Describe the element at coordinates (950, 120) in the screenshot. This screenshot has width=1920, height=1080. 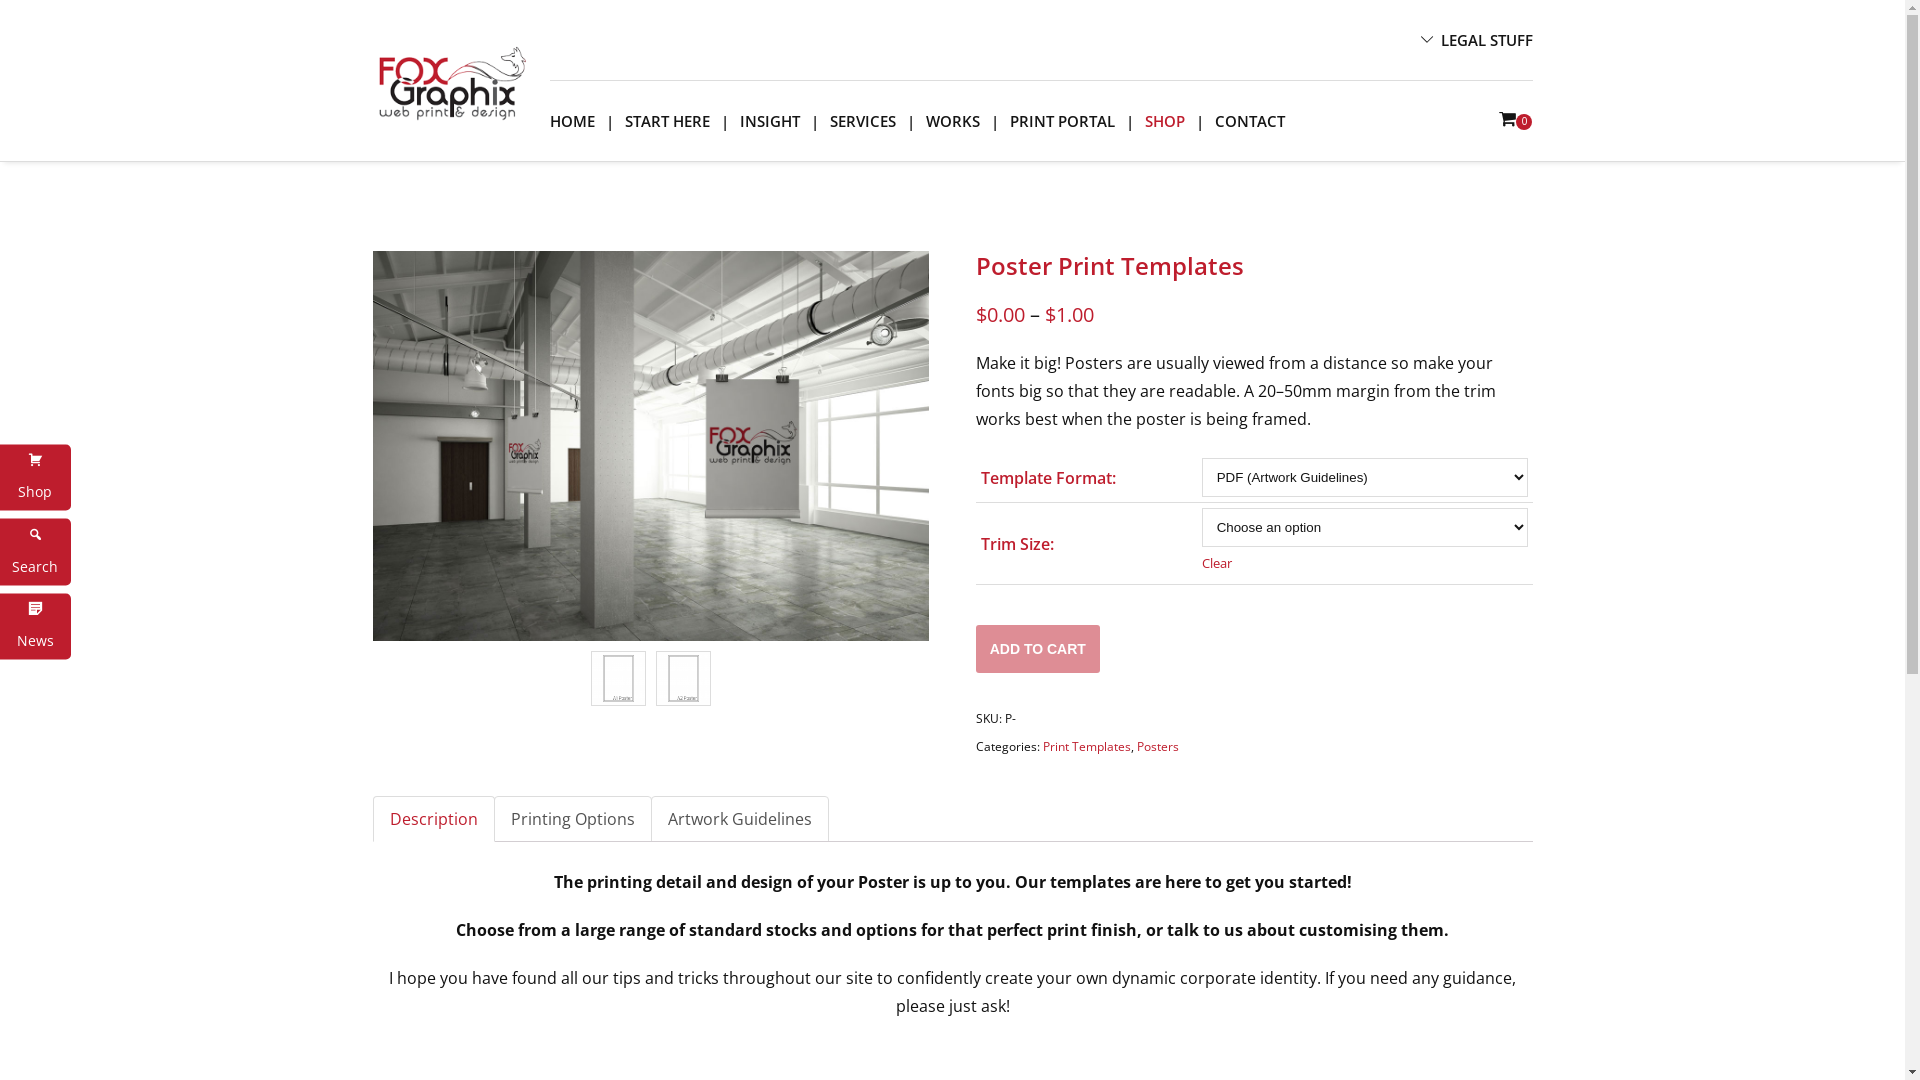
I see `'WORKS'` at that location.